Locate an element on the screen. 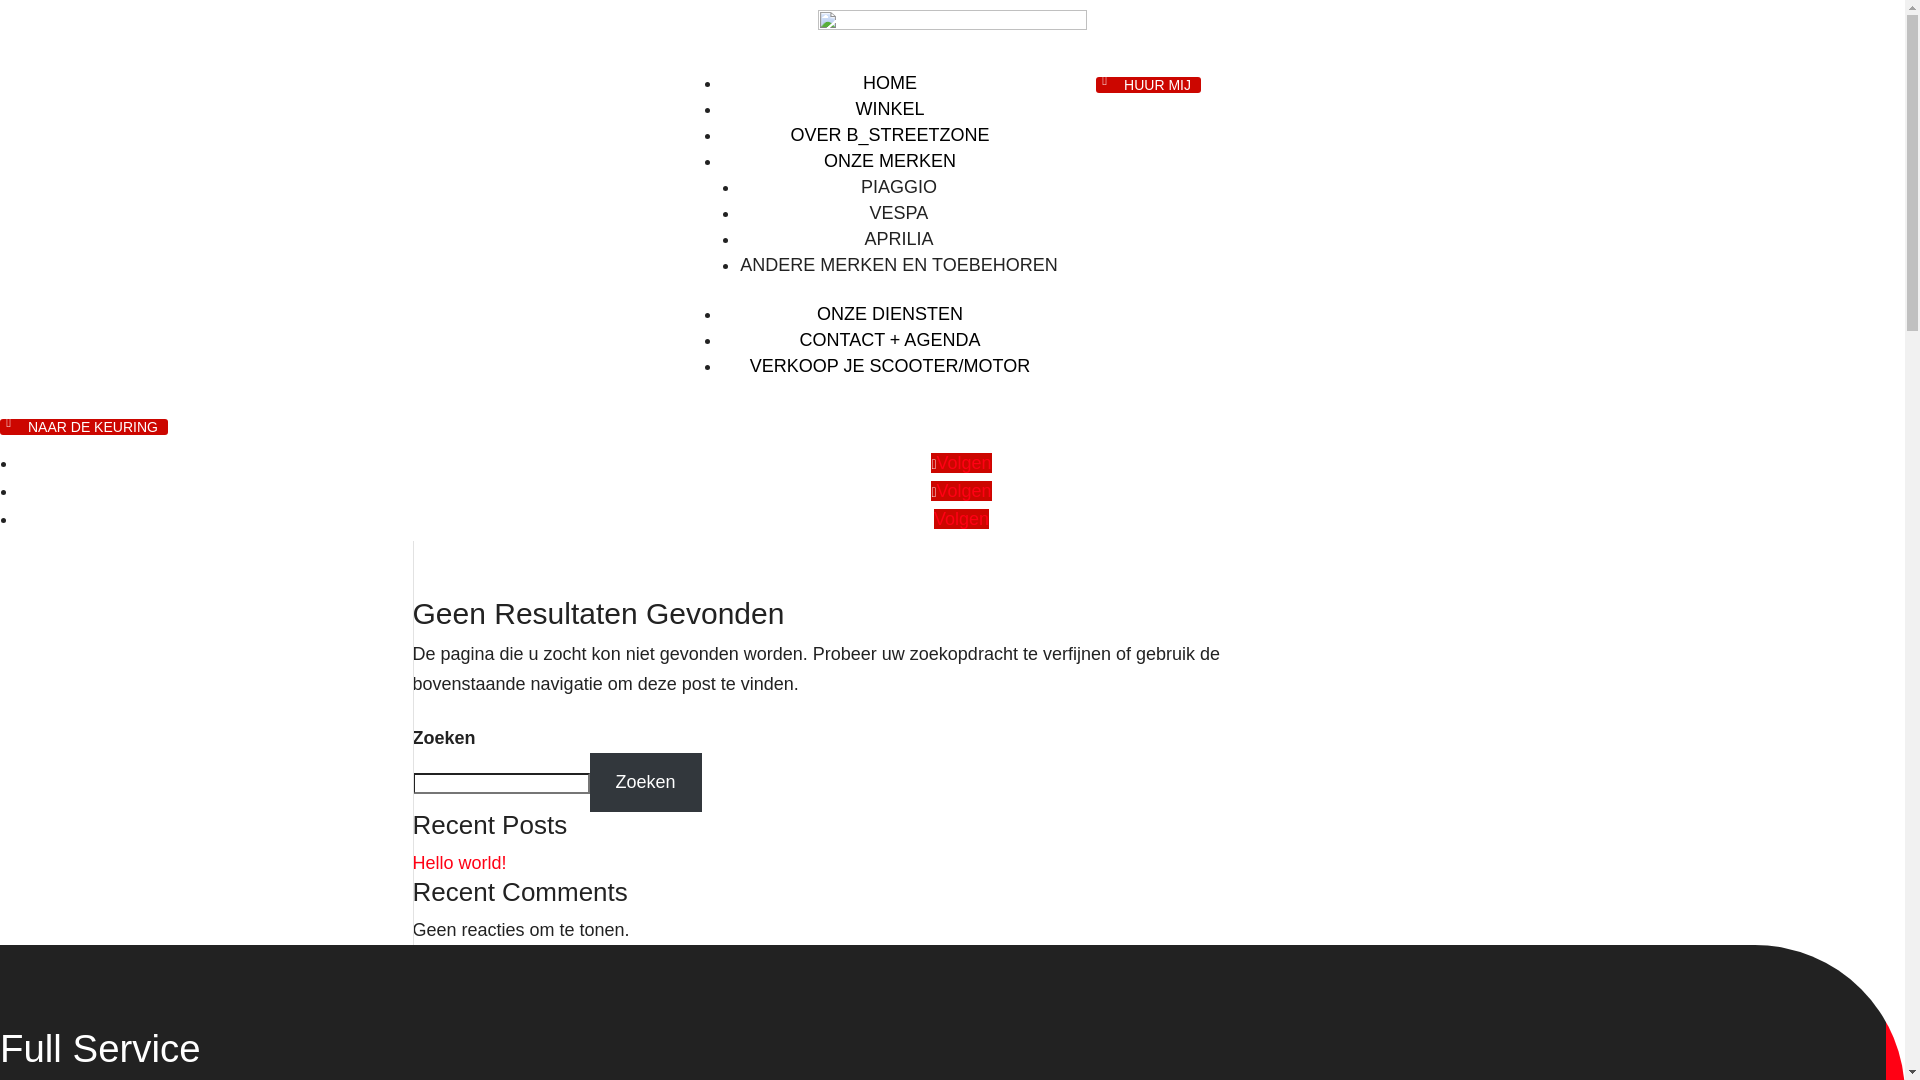  'ONZE DIENSTEN' is located at coordinates (888, 313).